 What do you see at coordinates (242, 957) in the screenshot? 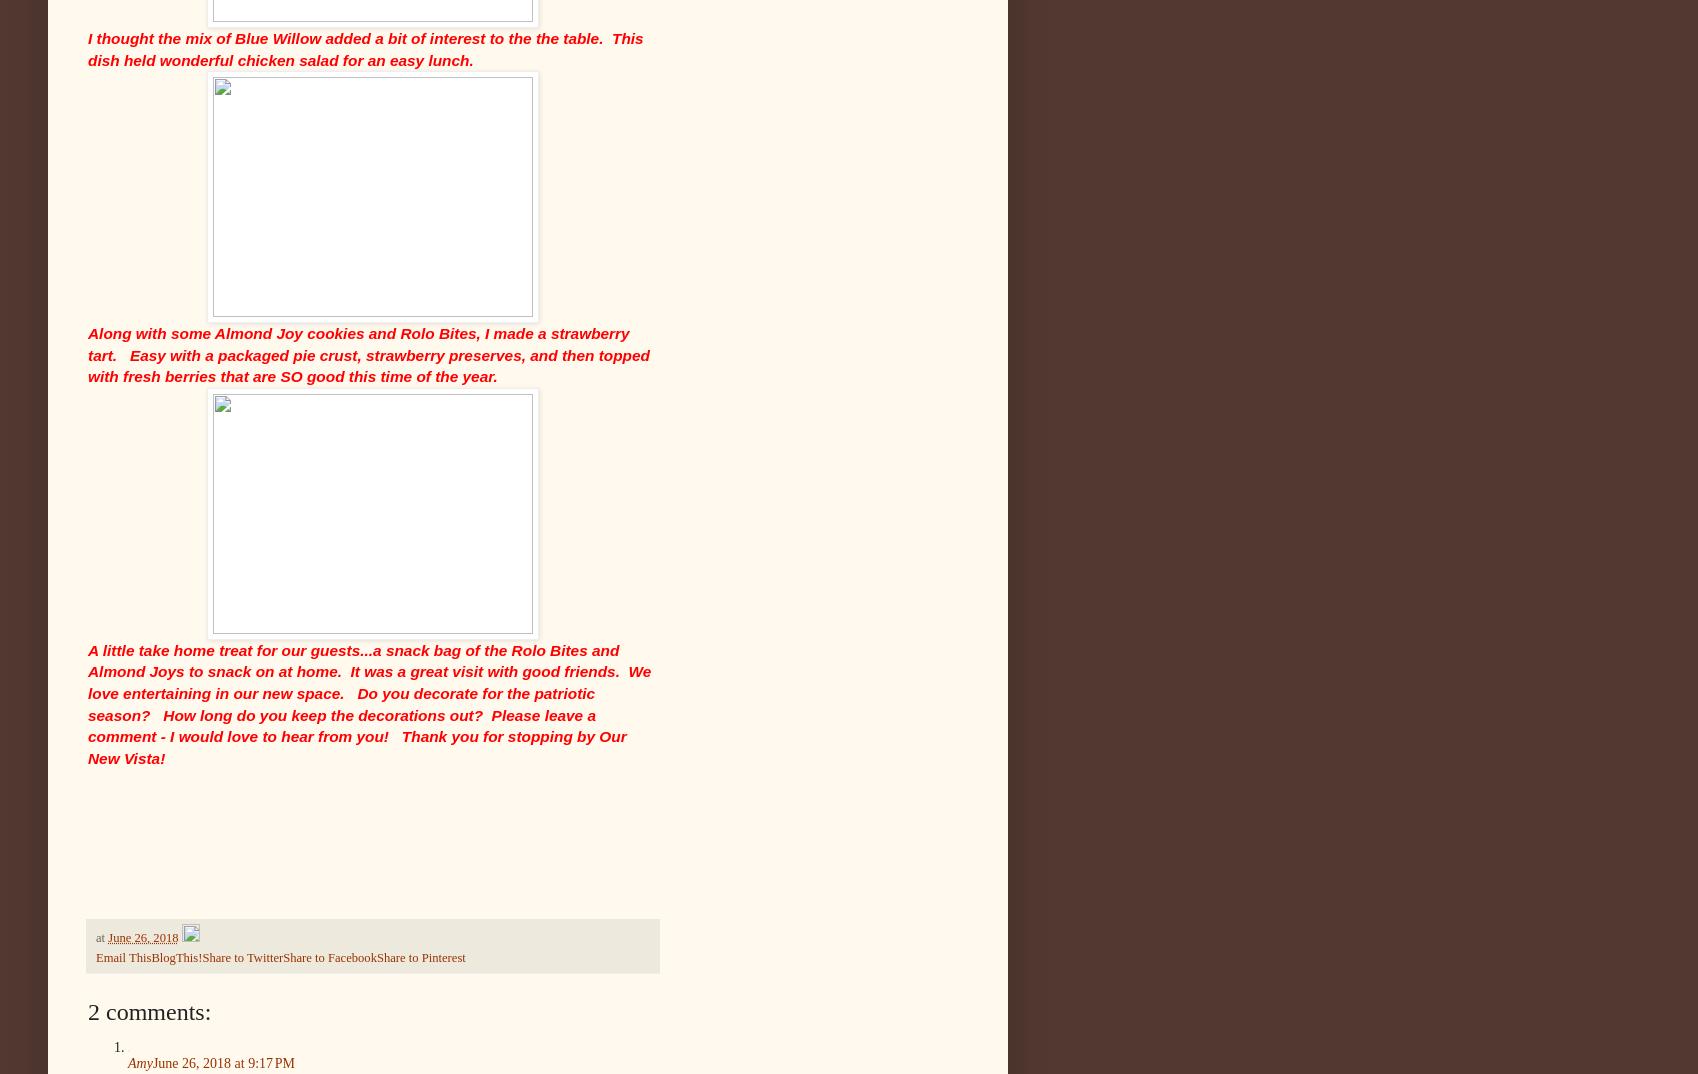
I see `'Share to Twitter'` at bounding box center [242, 957].